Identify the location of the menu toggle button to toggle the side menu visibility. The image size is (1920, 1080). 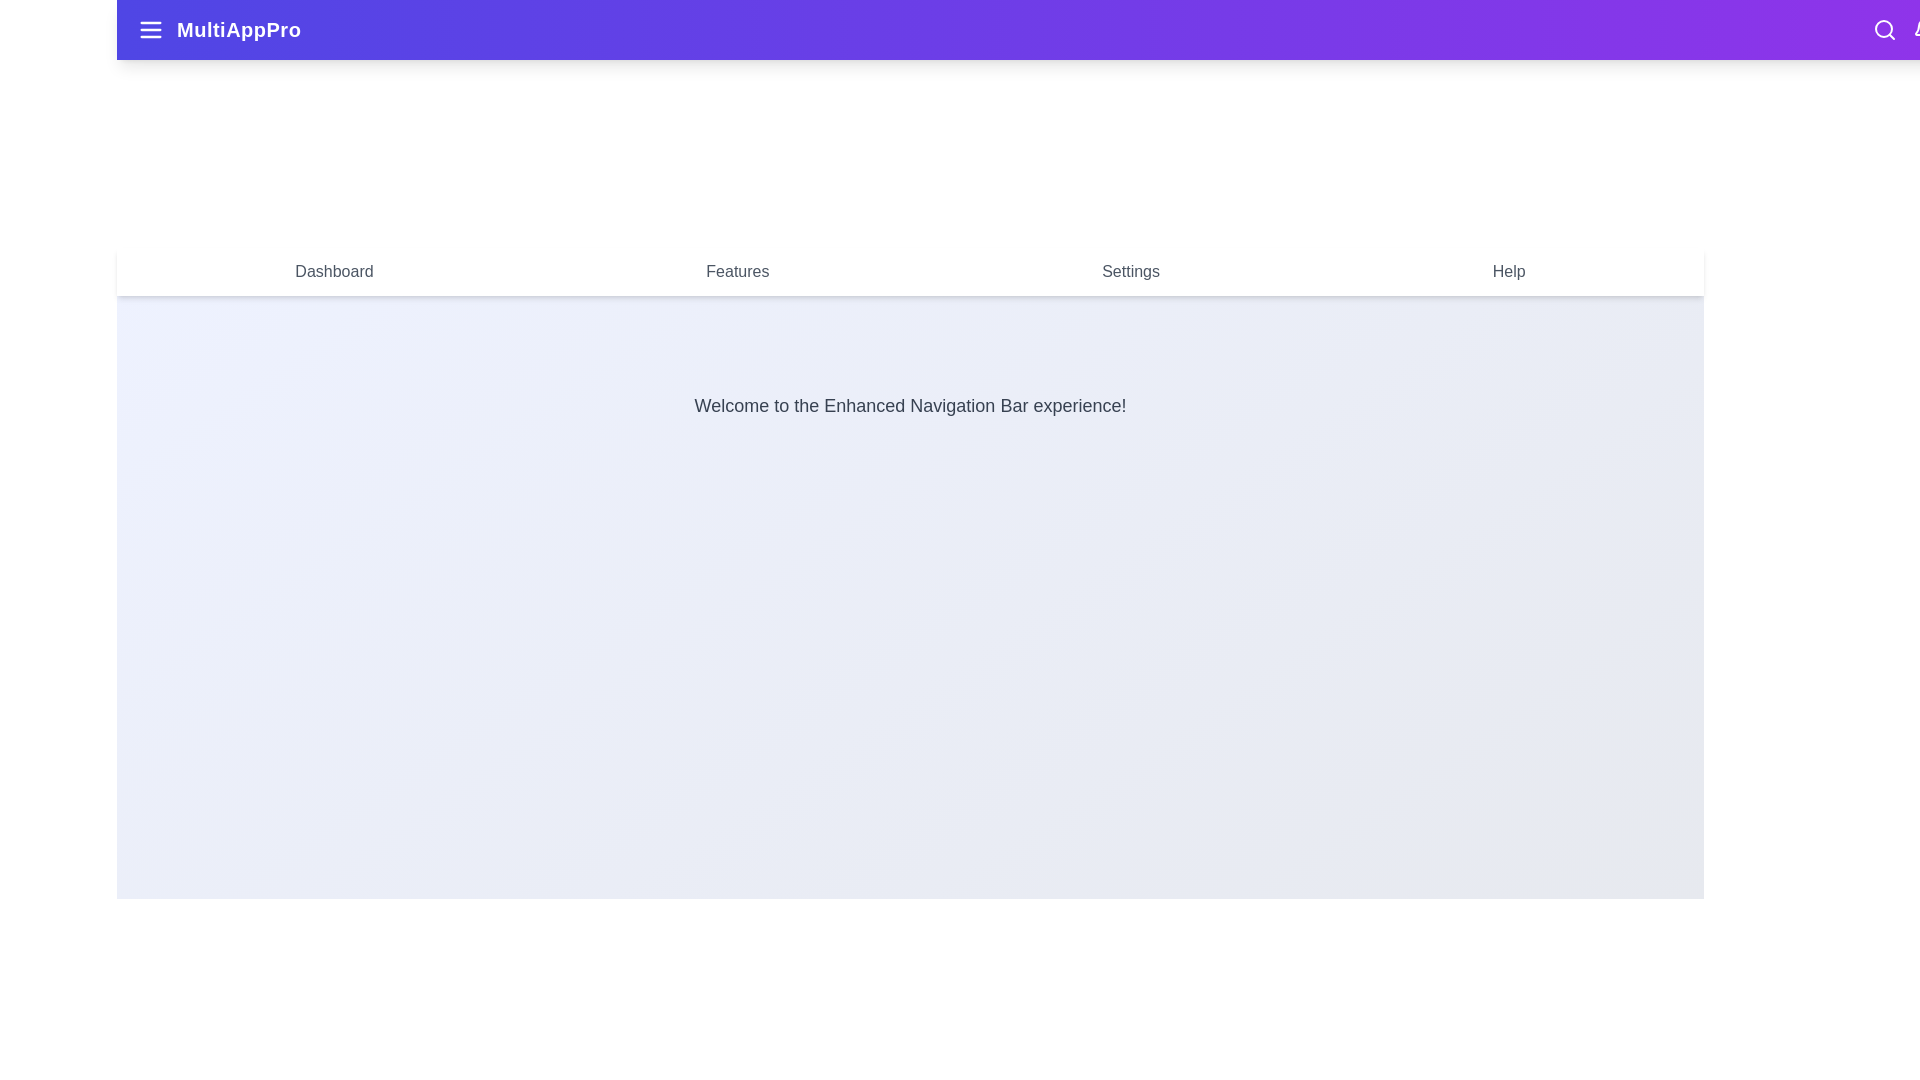
(149, 30).